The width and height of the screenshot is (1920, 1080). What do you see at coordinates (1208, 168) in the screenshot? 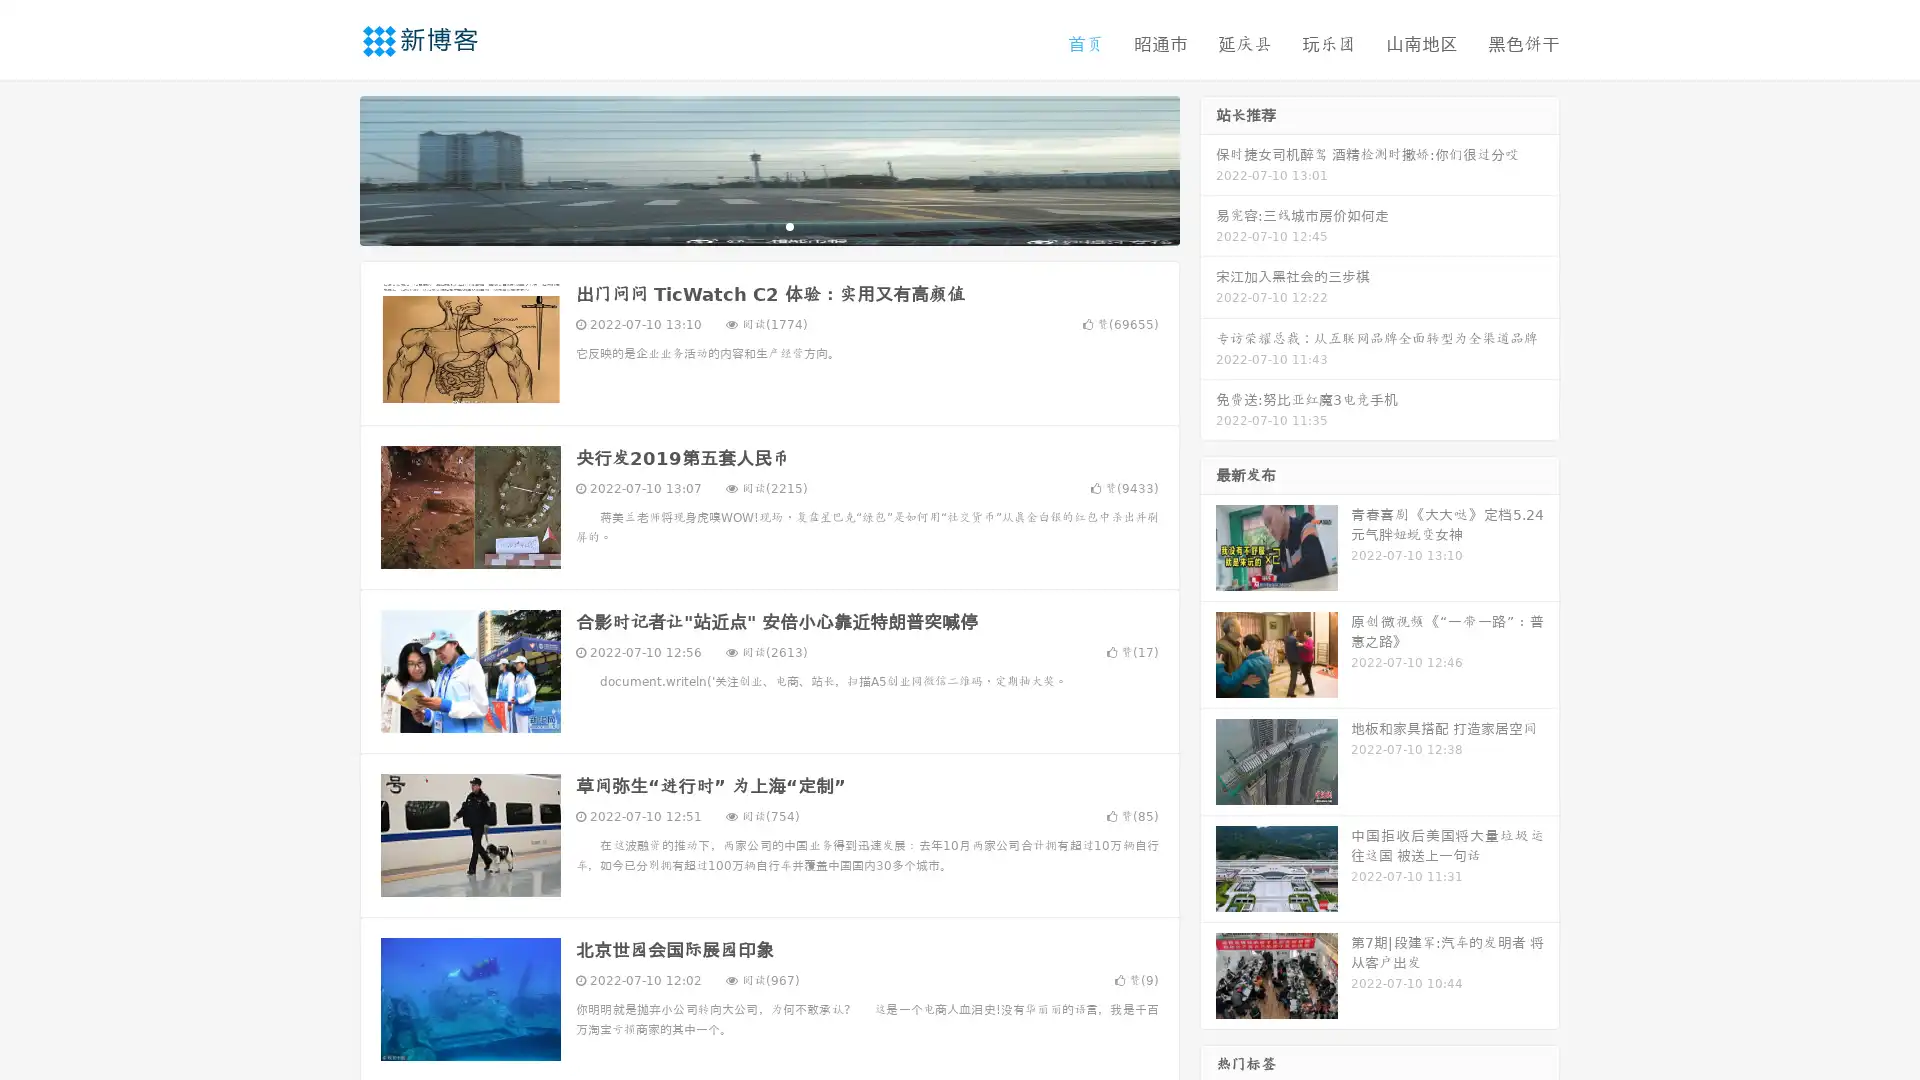
I see `Next slide` at bounding box center [1208, 168].